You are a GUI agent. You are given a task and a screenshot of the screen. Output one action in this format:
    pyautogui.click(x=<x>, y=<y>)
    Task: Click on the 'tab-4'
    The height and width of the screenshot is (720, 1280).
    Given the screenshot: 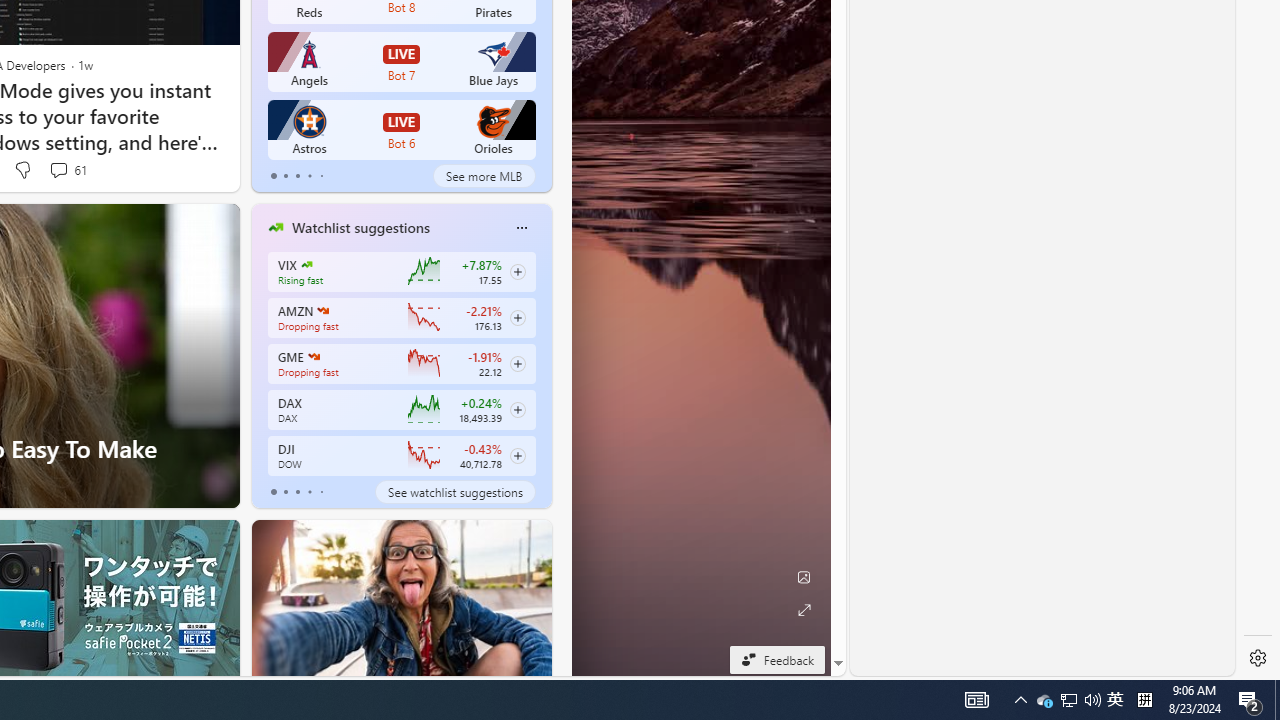 What is the action you would take?
    pyautogui.click(x=321, y=492)
    